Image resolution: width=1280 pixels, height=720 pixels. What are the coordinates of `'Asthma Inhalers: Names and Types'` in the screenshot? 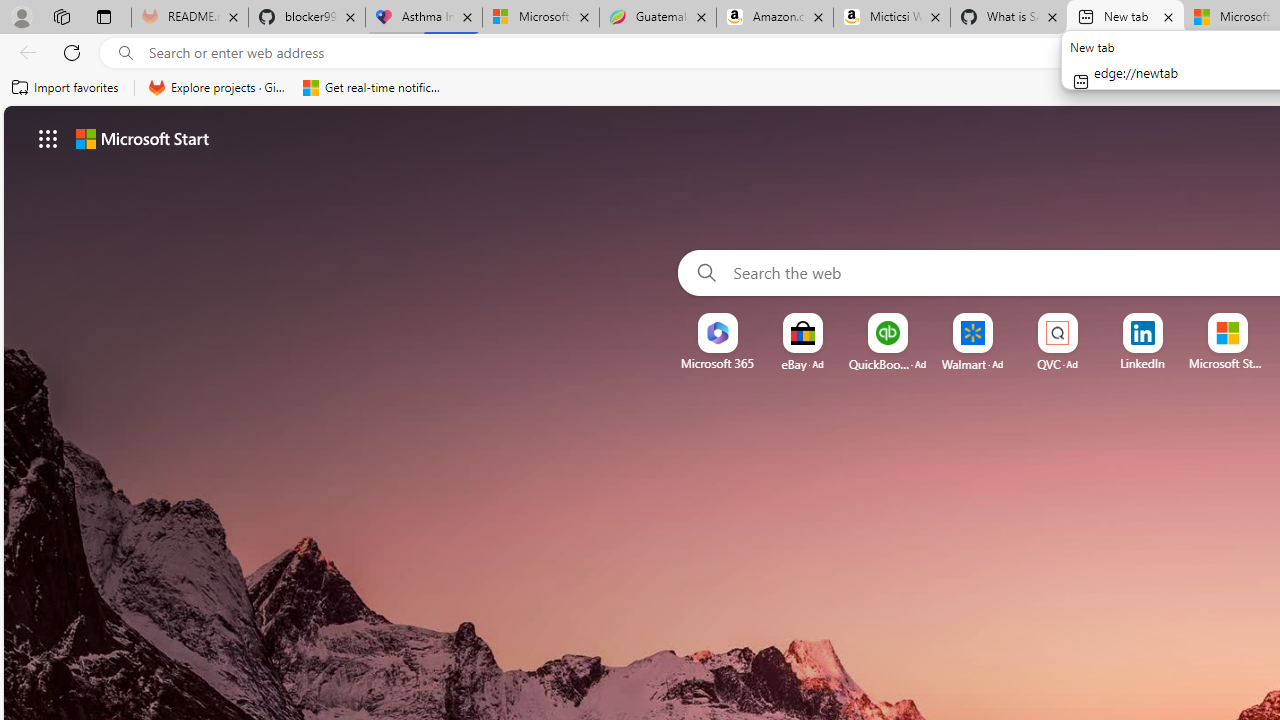 It's located at (423, 17).